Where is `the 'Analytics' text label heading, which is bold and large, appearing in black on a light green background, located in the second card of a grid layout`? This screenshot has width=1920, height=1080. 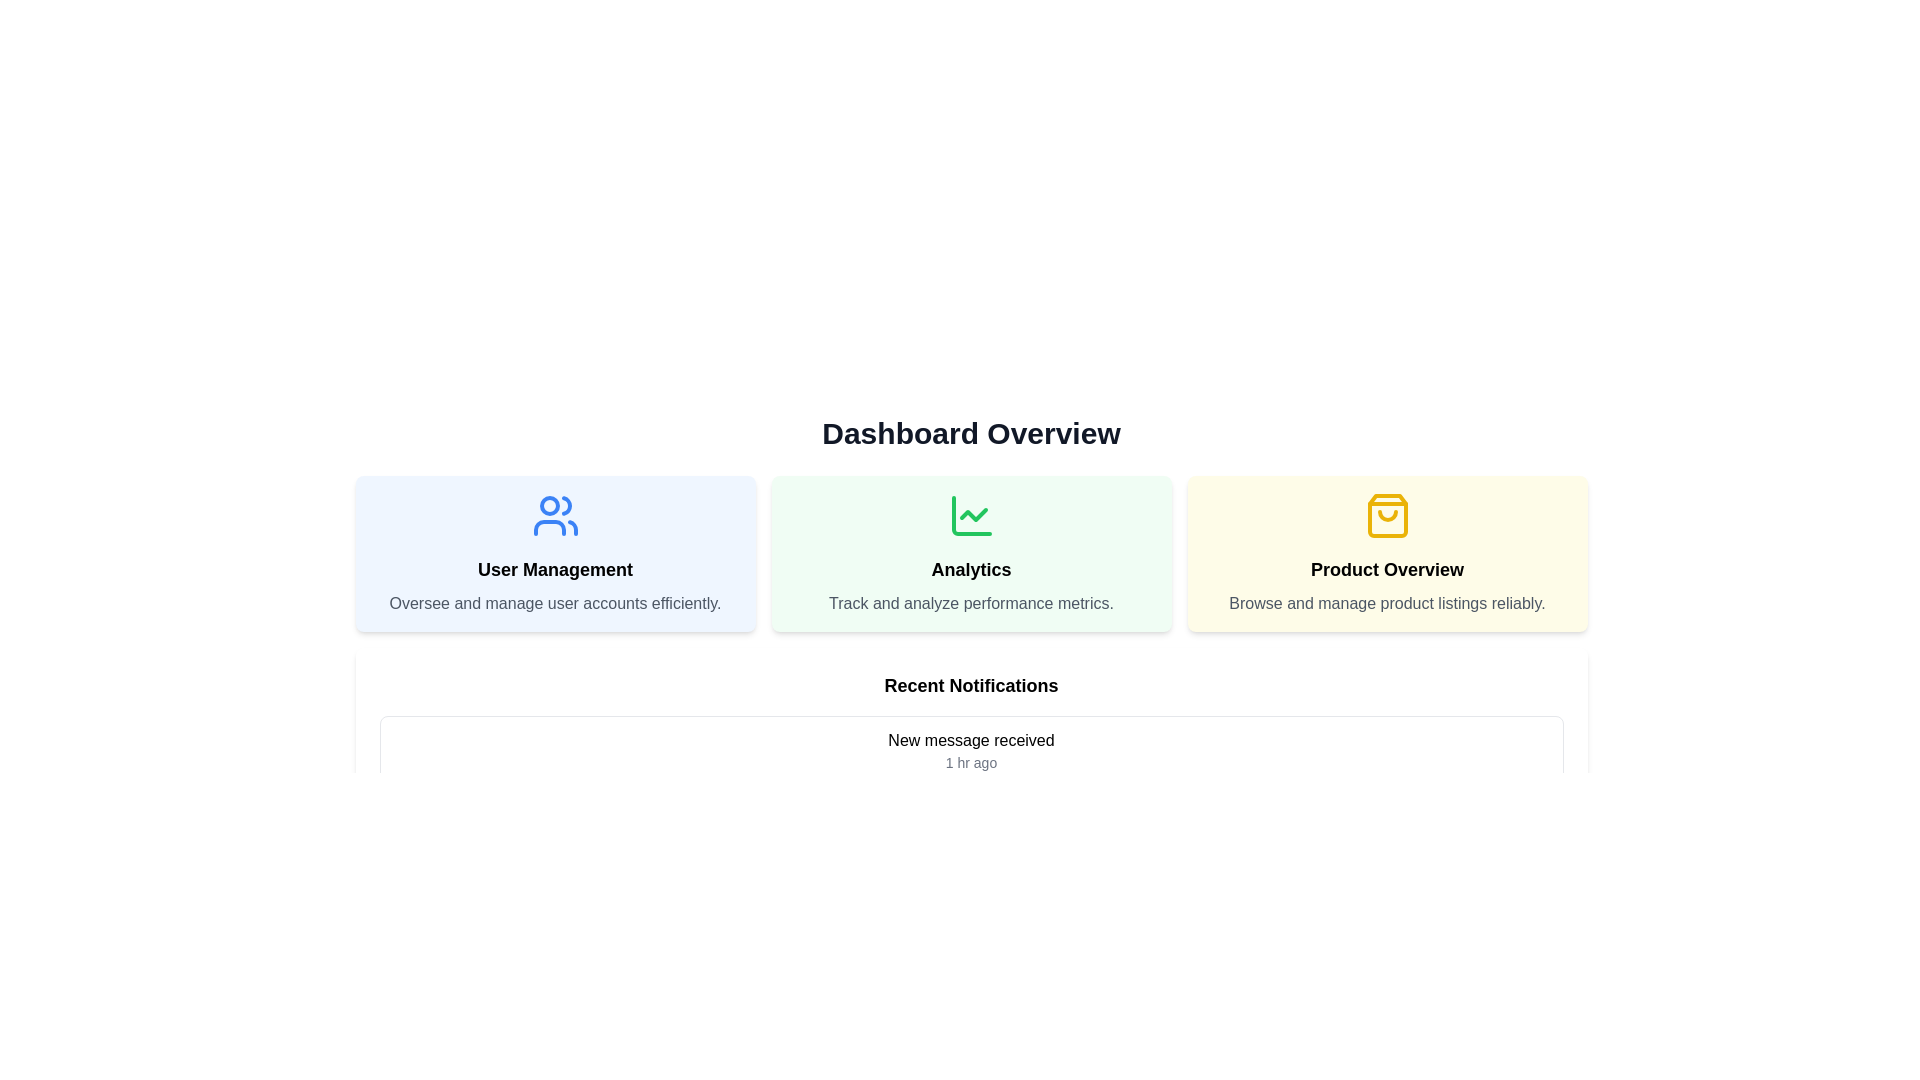 the 'Analytics' text label heading, which is bold and large, appearing in black on a light green background, located in the second card of a grid layout is located at coordinates (971, 570).